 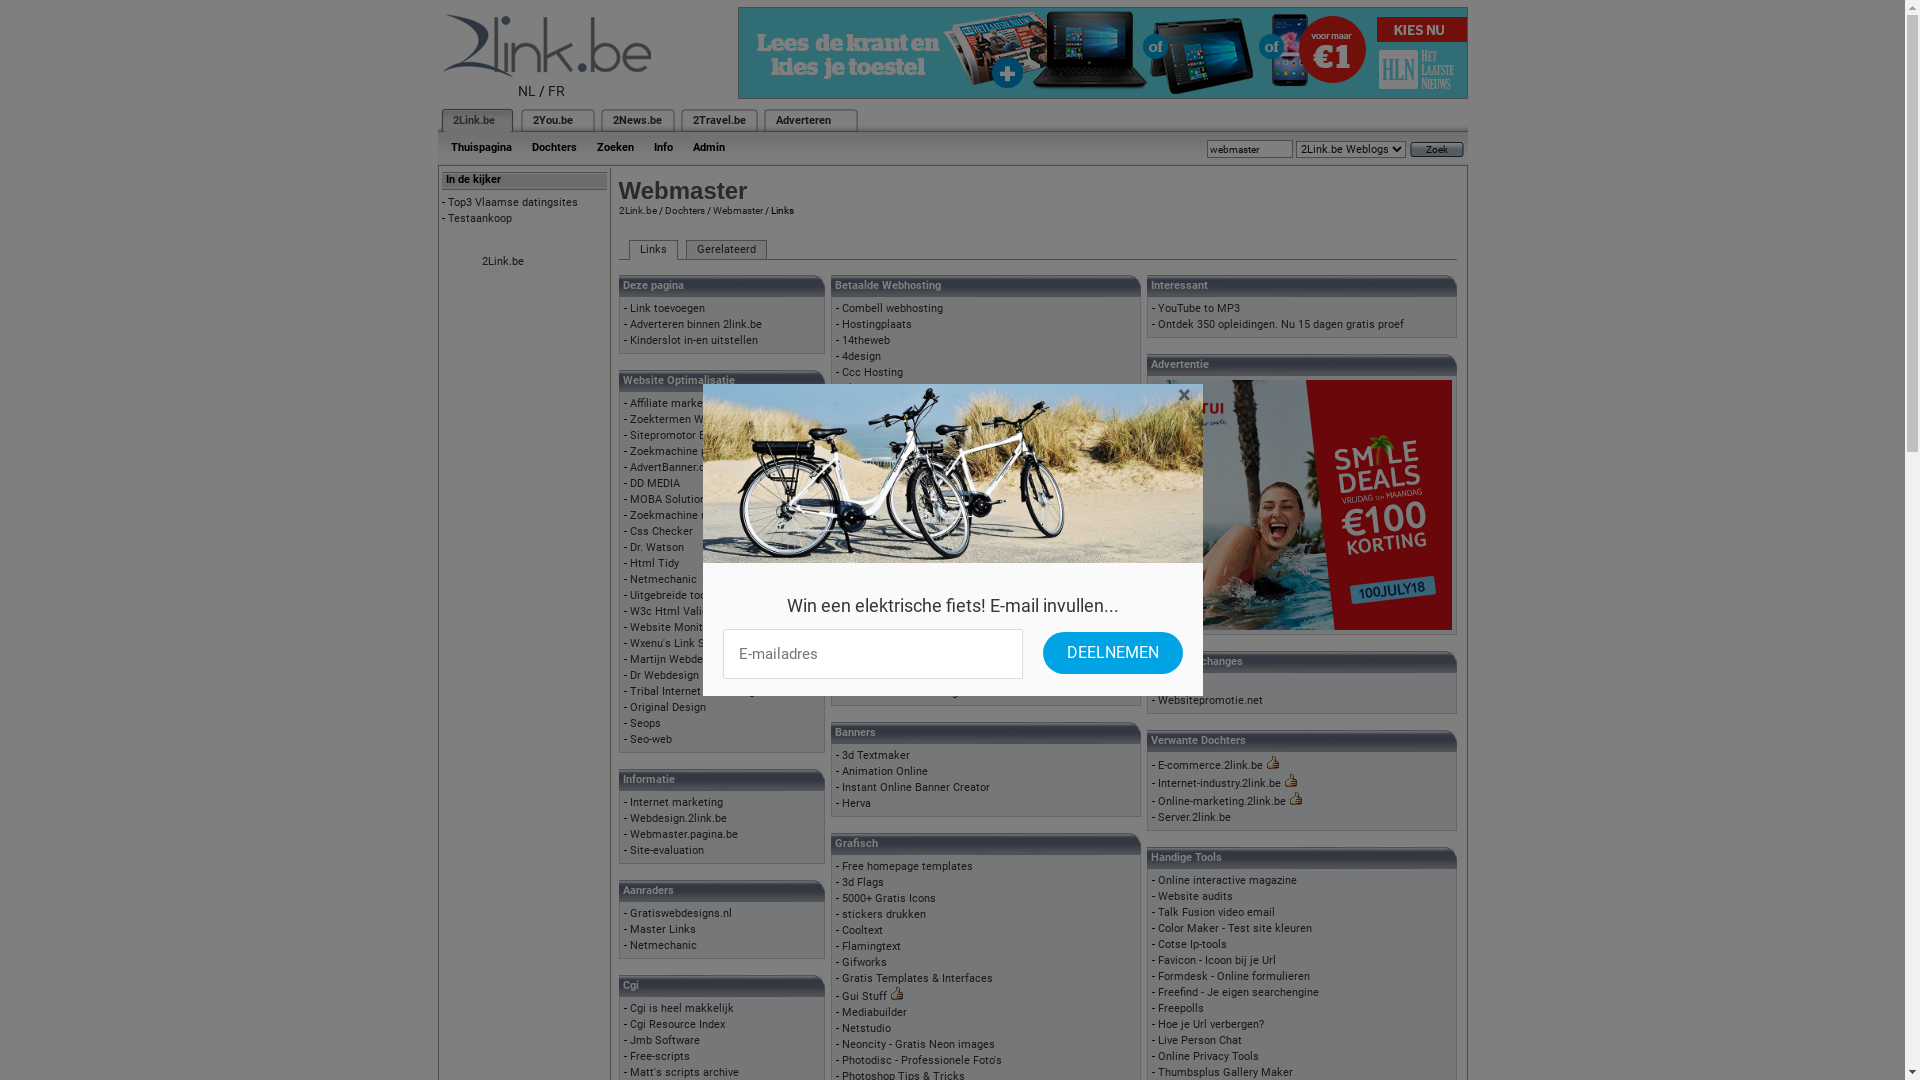 What do you see at coordinates (708, 146) in the screenshot?
I see `'Admin'` at bounding box center [708, 146].